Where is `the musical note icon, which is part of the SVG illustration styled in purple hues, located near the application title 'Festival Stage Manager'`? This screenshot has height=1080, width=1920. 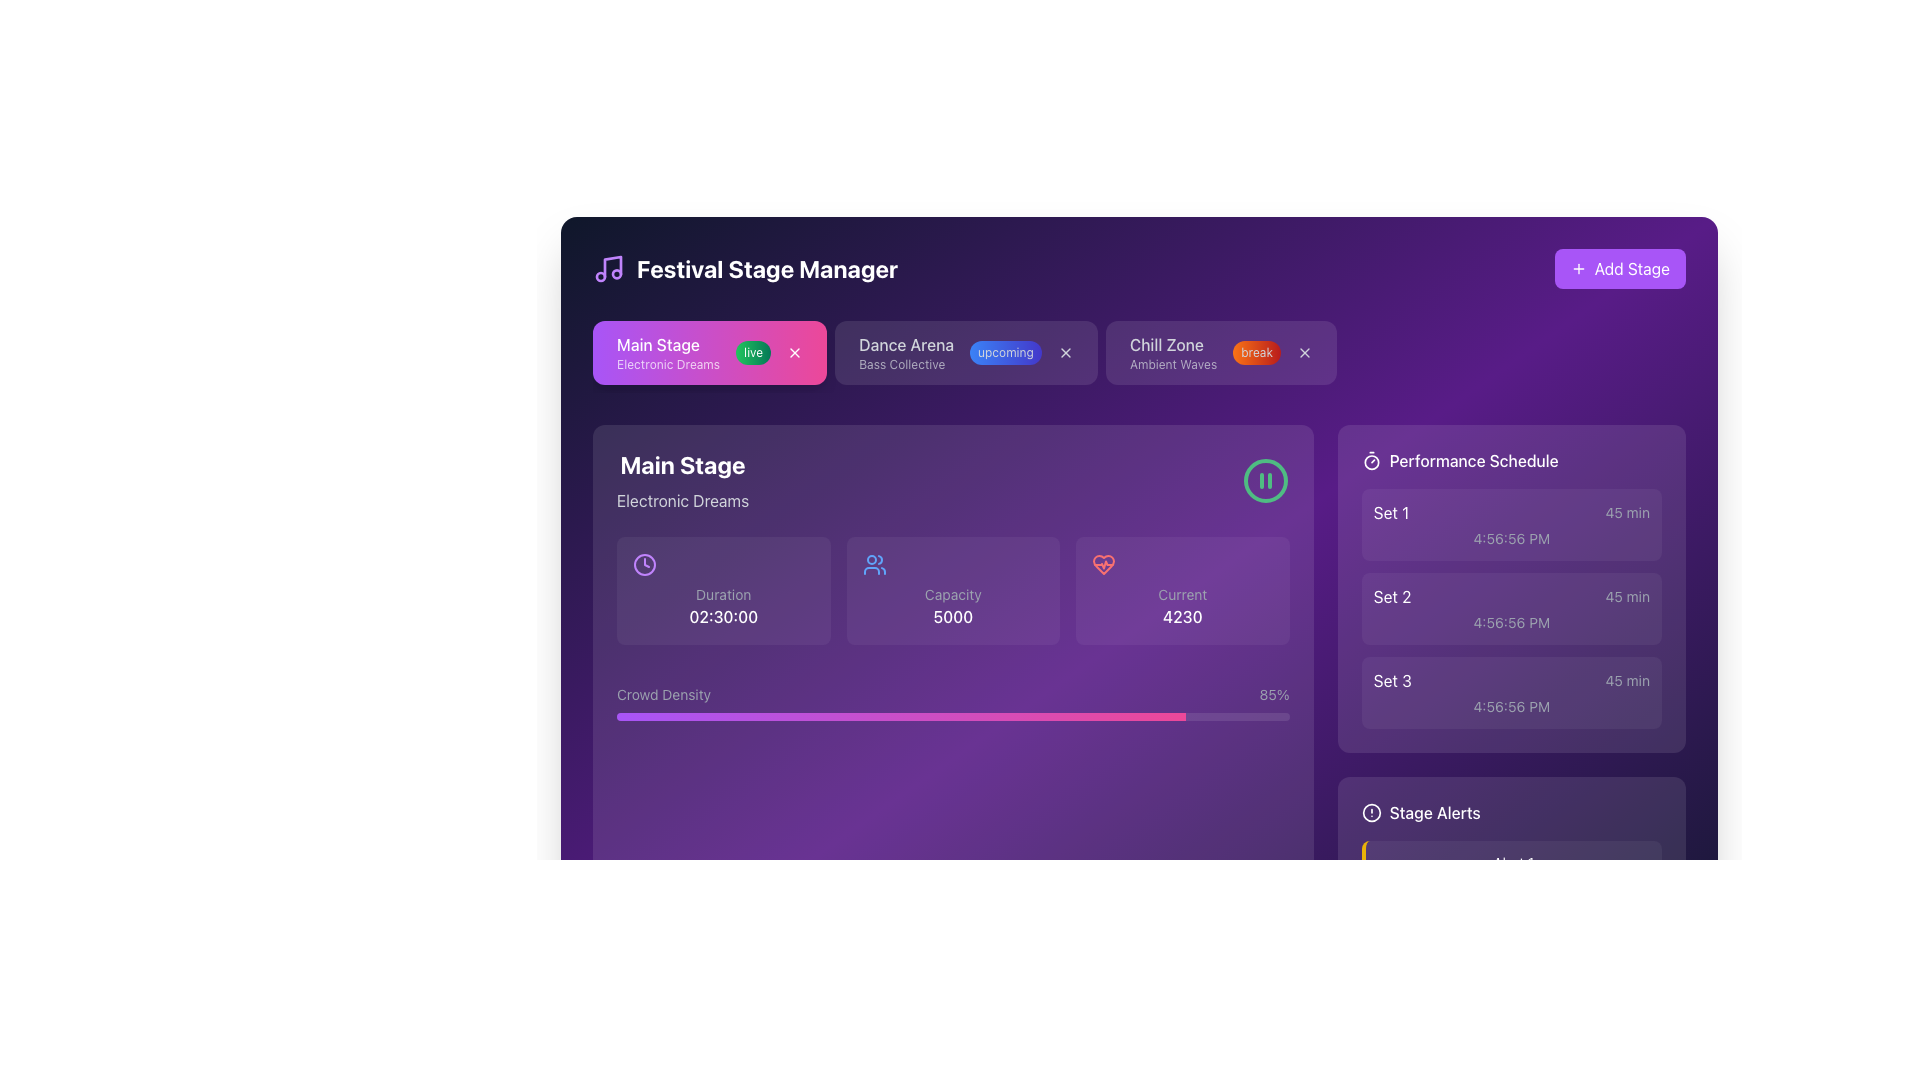 the musical note icon, which is part of the SVG illustration styled in purple hues, located near the application title 'Festival Stage Manager' is located at coordinates (612, 265).